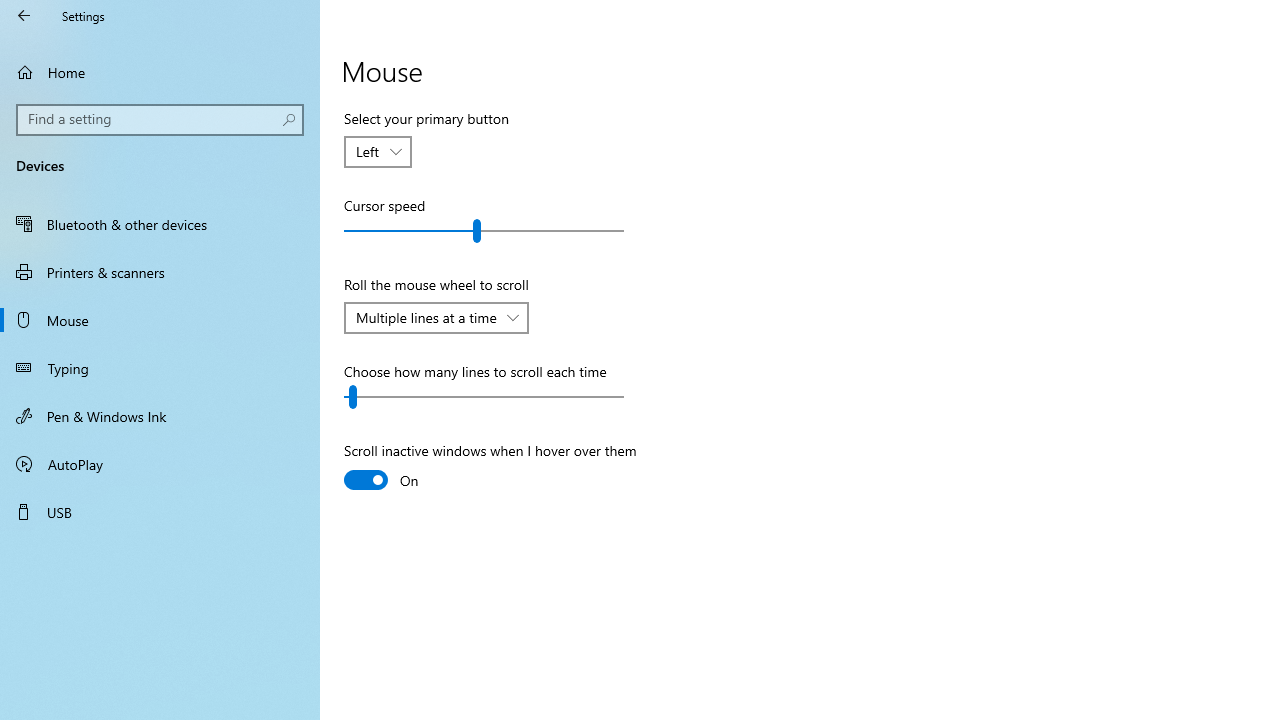 Image resolution: width=1280 pixels, height=720 pixels. What do you see at coordinates (160, 319) in the screenshot?
I see `'Mouse'` at bounding box center [160, 319].